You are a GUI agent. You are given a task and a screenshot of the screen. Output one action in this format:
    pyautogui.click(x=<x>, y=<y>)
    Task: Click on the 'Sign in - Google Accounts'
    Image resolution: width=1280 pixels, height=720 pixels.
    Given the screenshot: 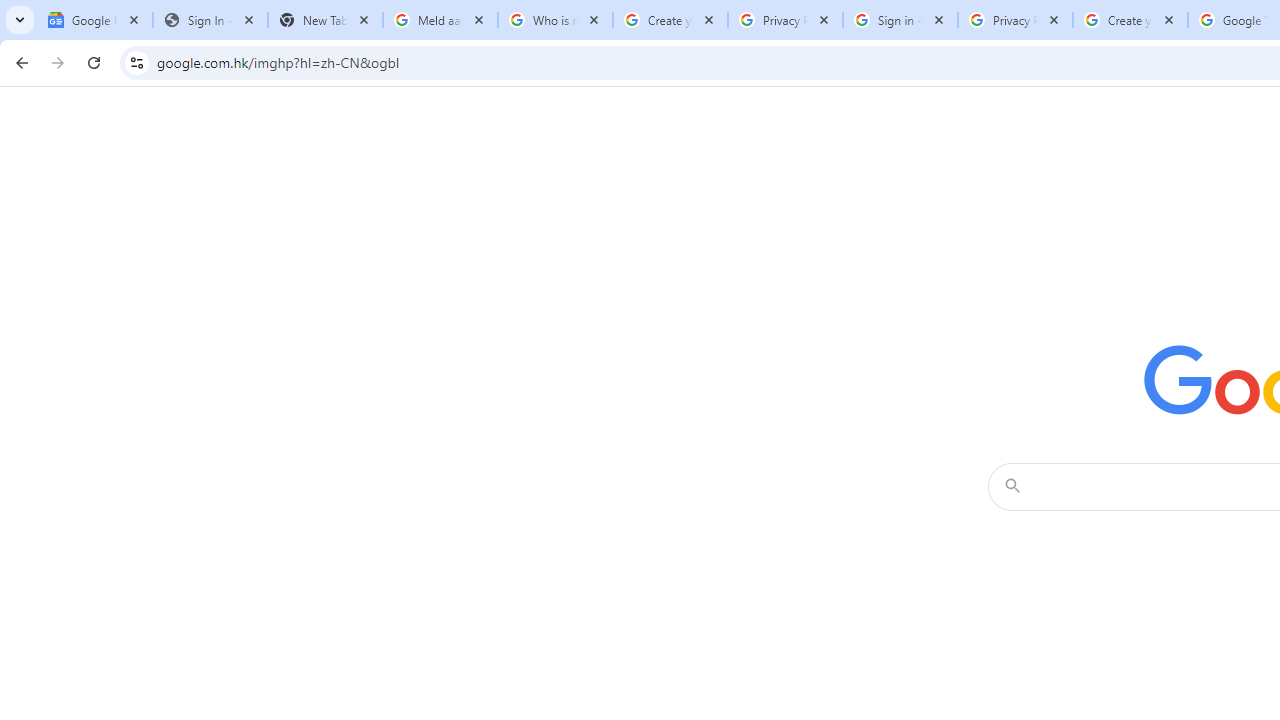 What is the action you would take?
    pyautogui.click(x=899, y=20)
    